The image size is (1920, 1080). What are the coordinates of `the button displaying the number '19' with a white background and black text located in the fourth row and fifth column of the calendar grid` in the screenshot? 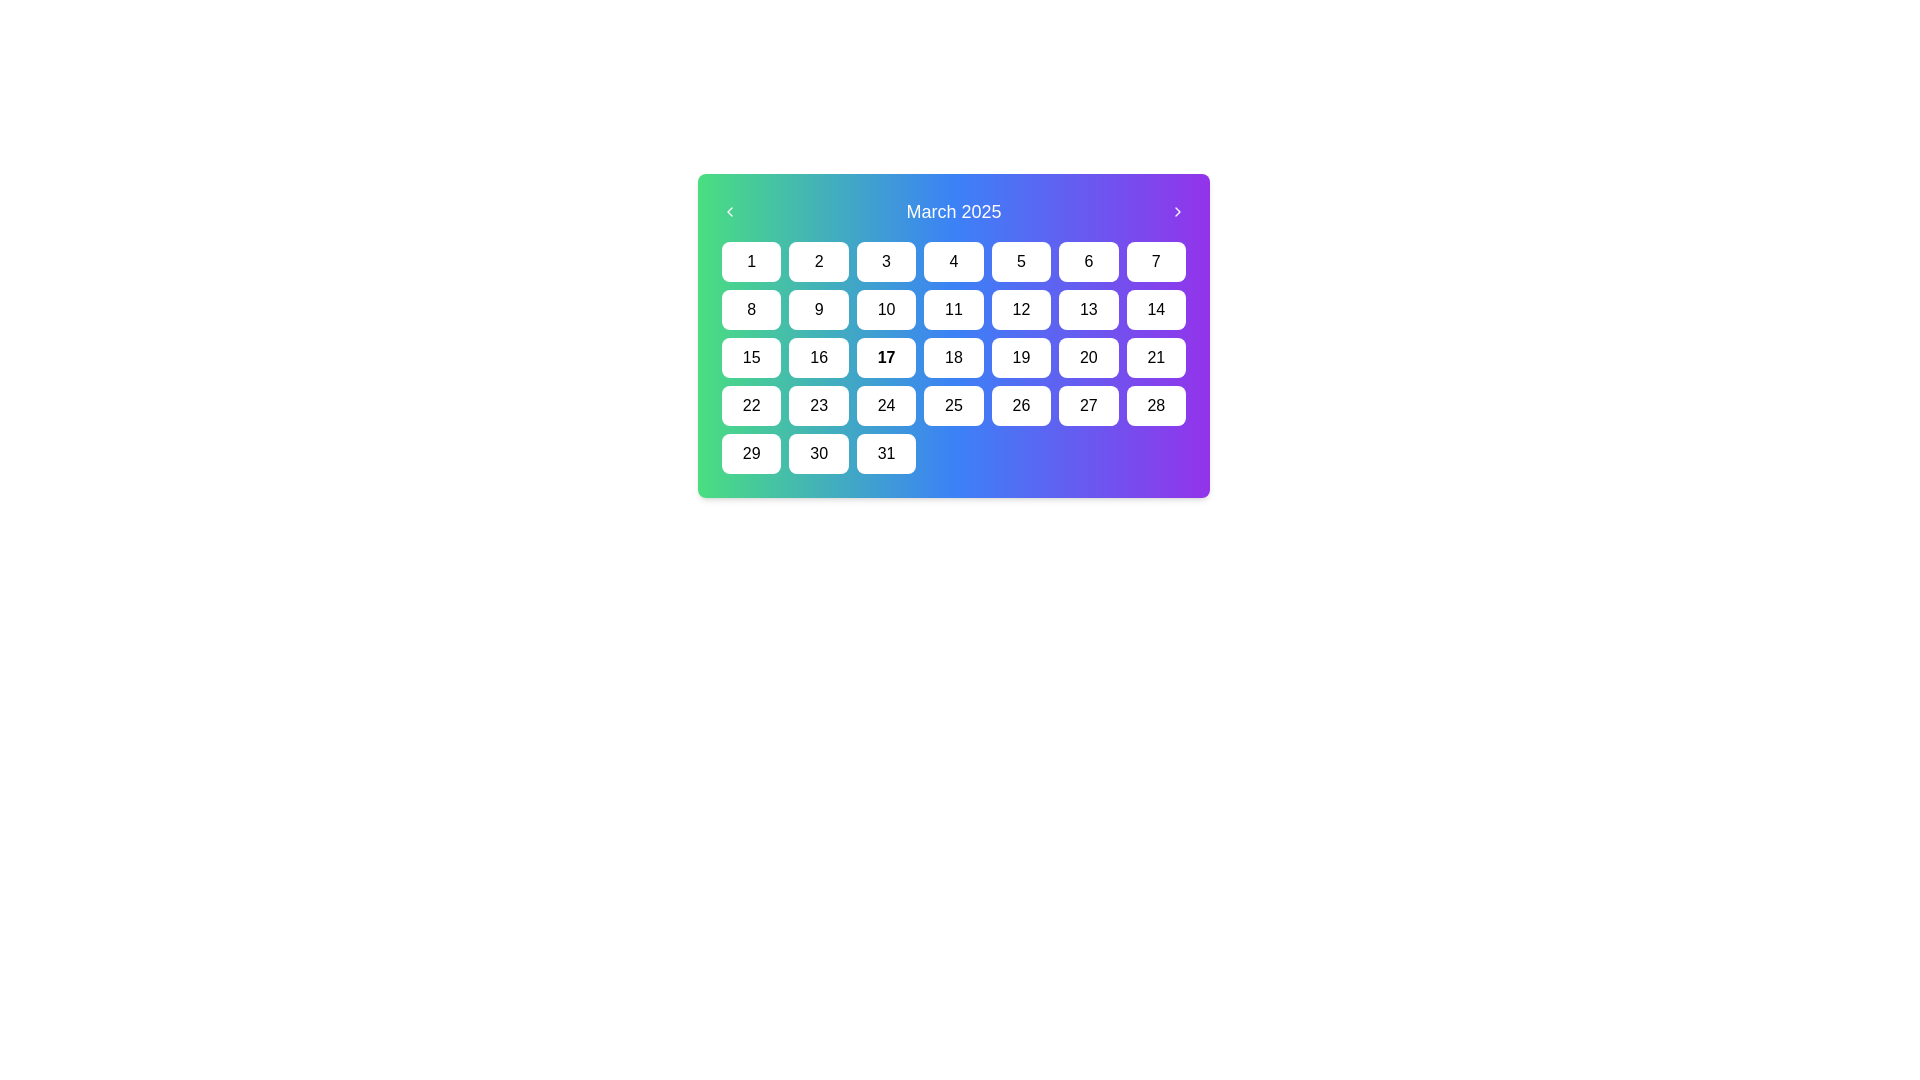 It's located at (1021, 357).